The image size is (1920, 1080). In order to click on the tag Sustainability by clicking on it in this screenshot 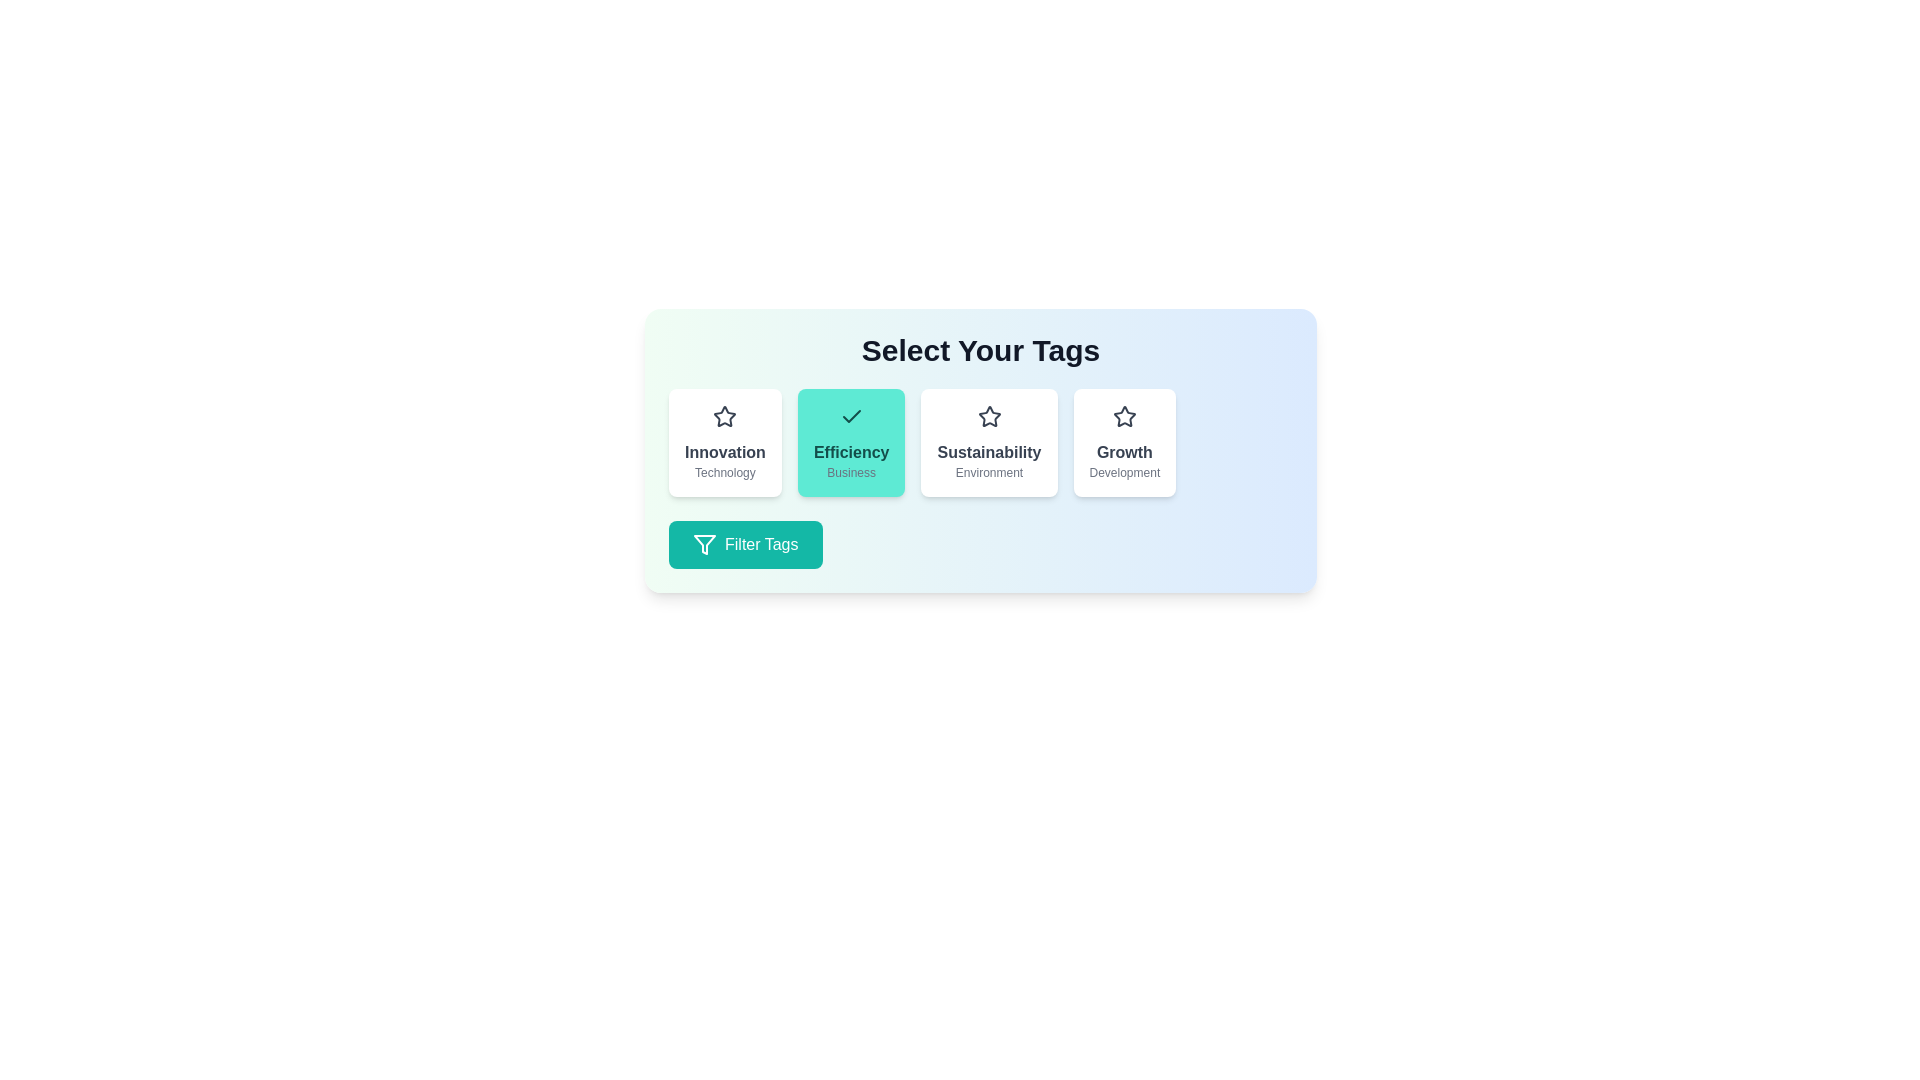, I will do `click(989, 442)`.